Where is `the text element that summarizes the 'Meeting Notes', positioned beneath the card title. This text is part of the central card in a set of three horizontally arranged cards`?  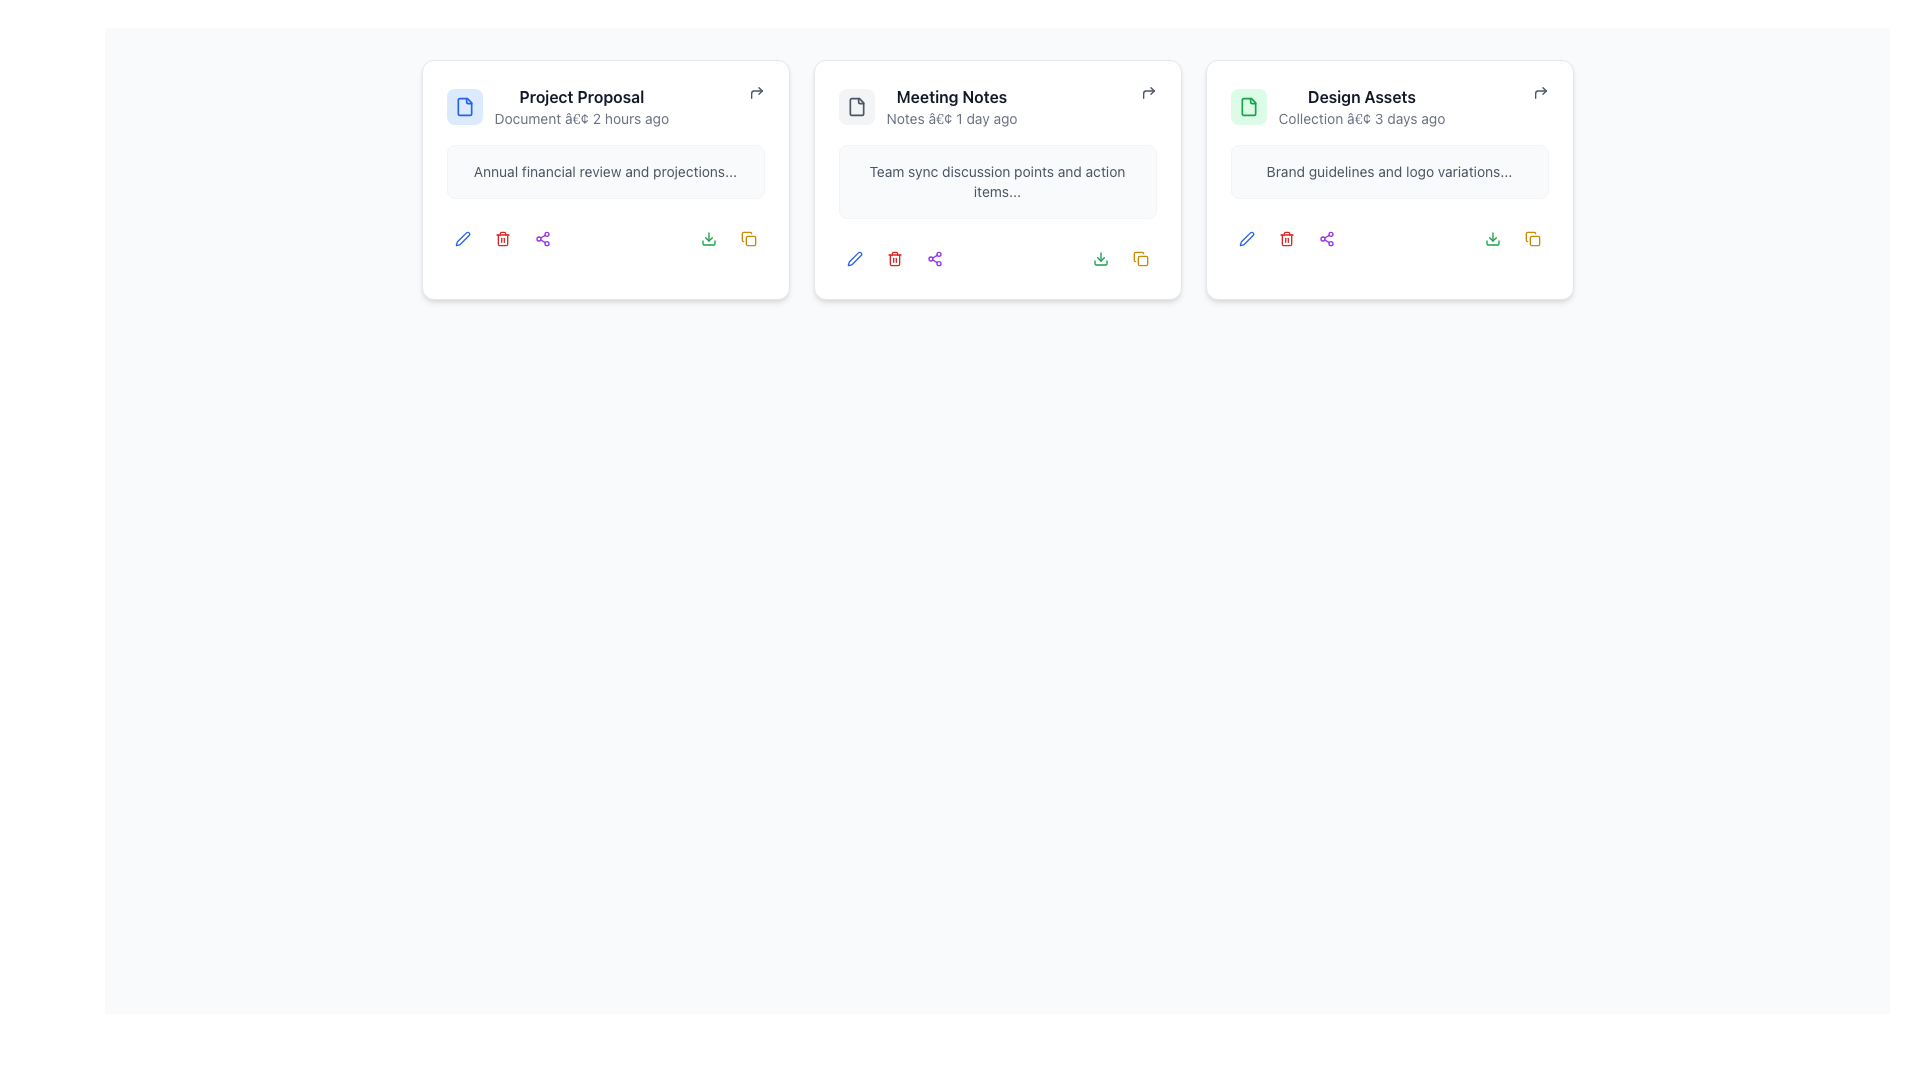
the text element that summarizes the 'Meeting Notes', positioned beneath the card title. This text is part of the central card in a set of three horizontally arranged cards is located at coordinates (997, 181).